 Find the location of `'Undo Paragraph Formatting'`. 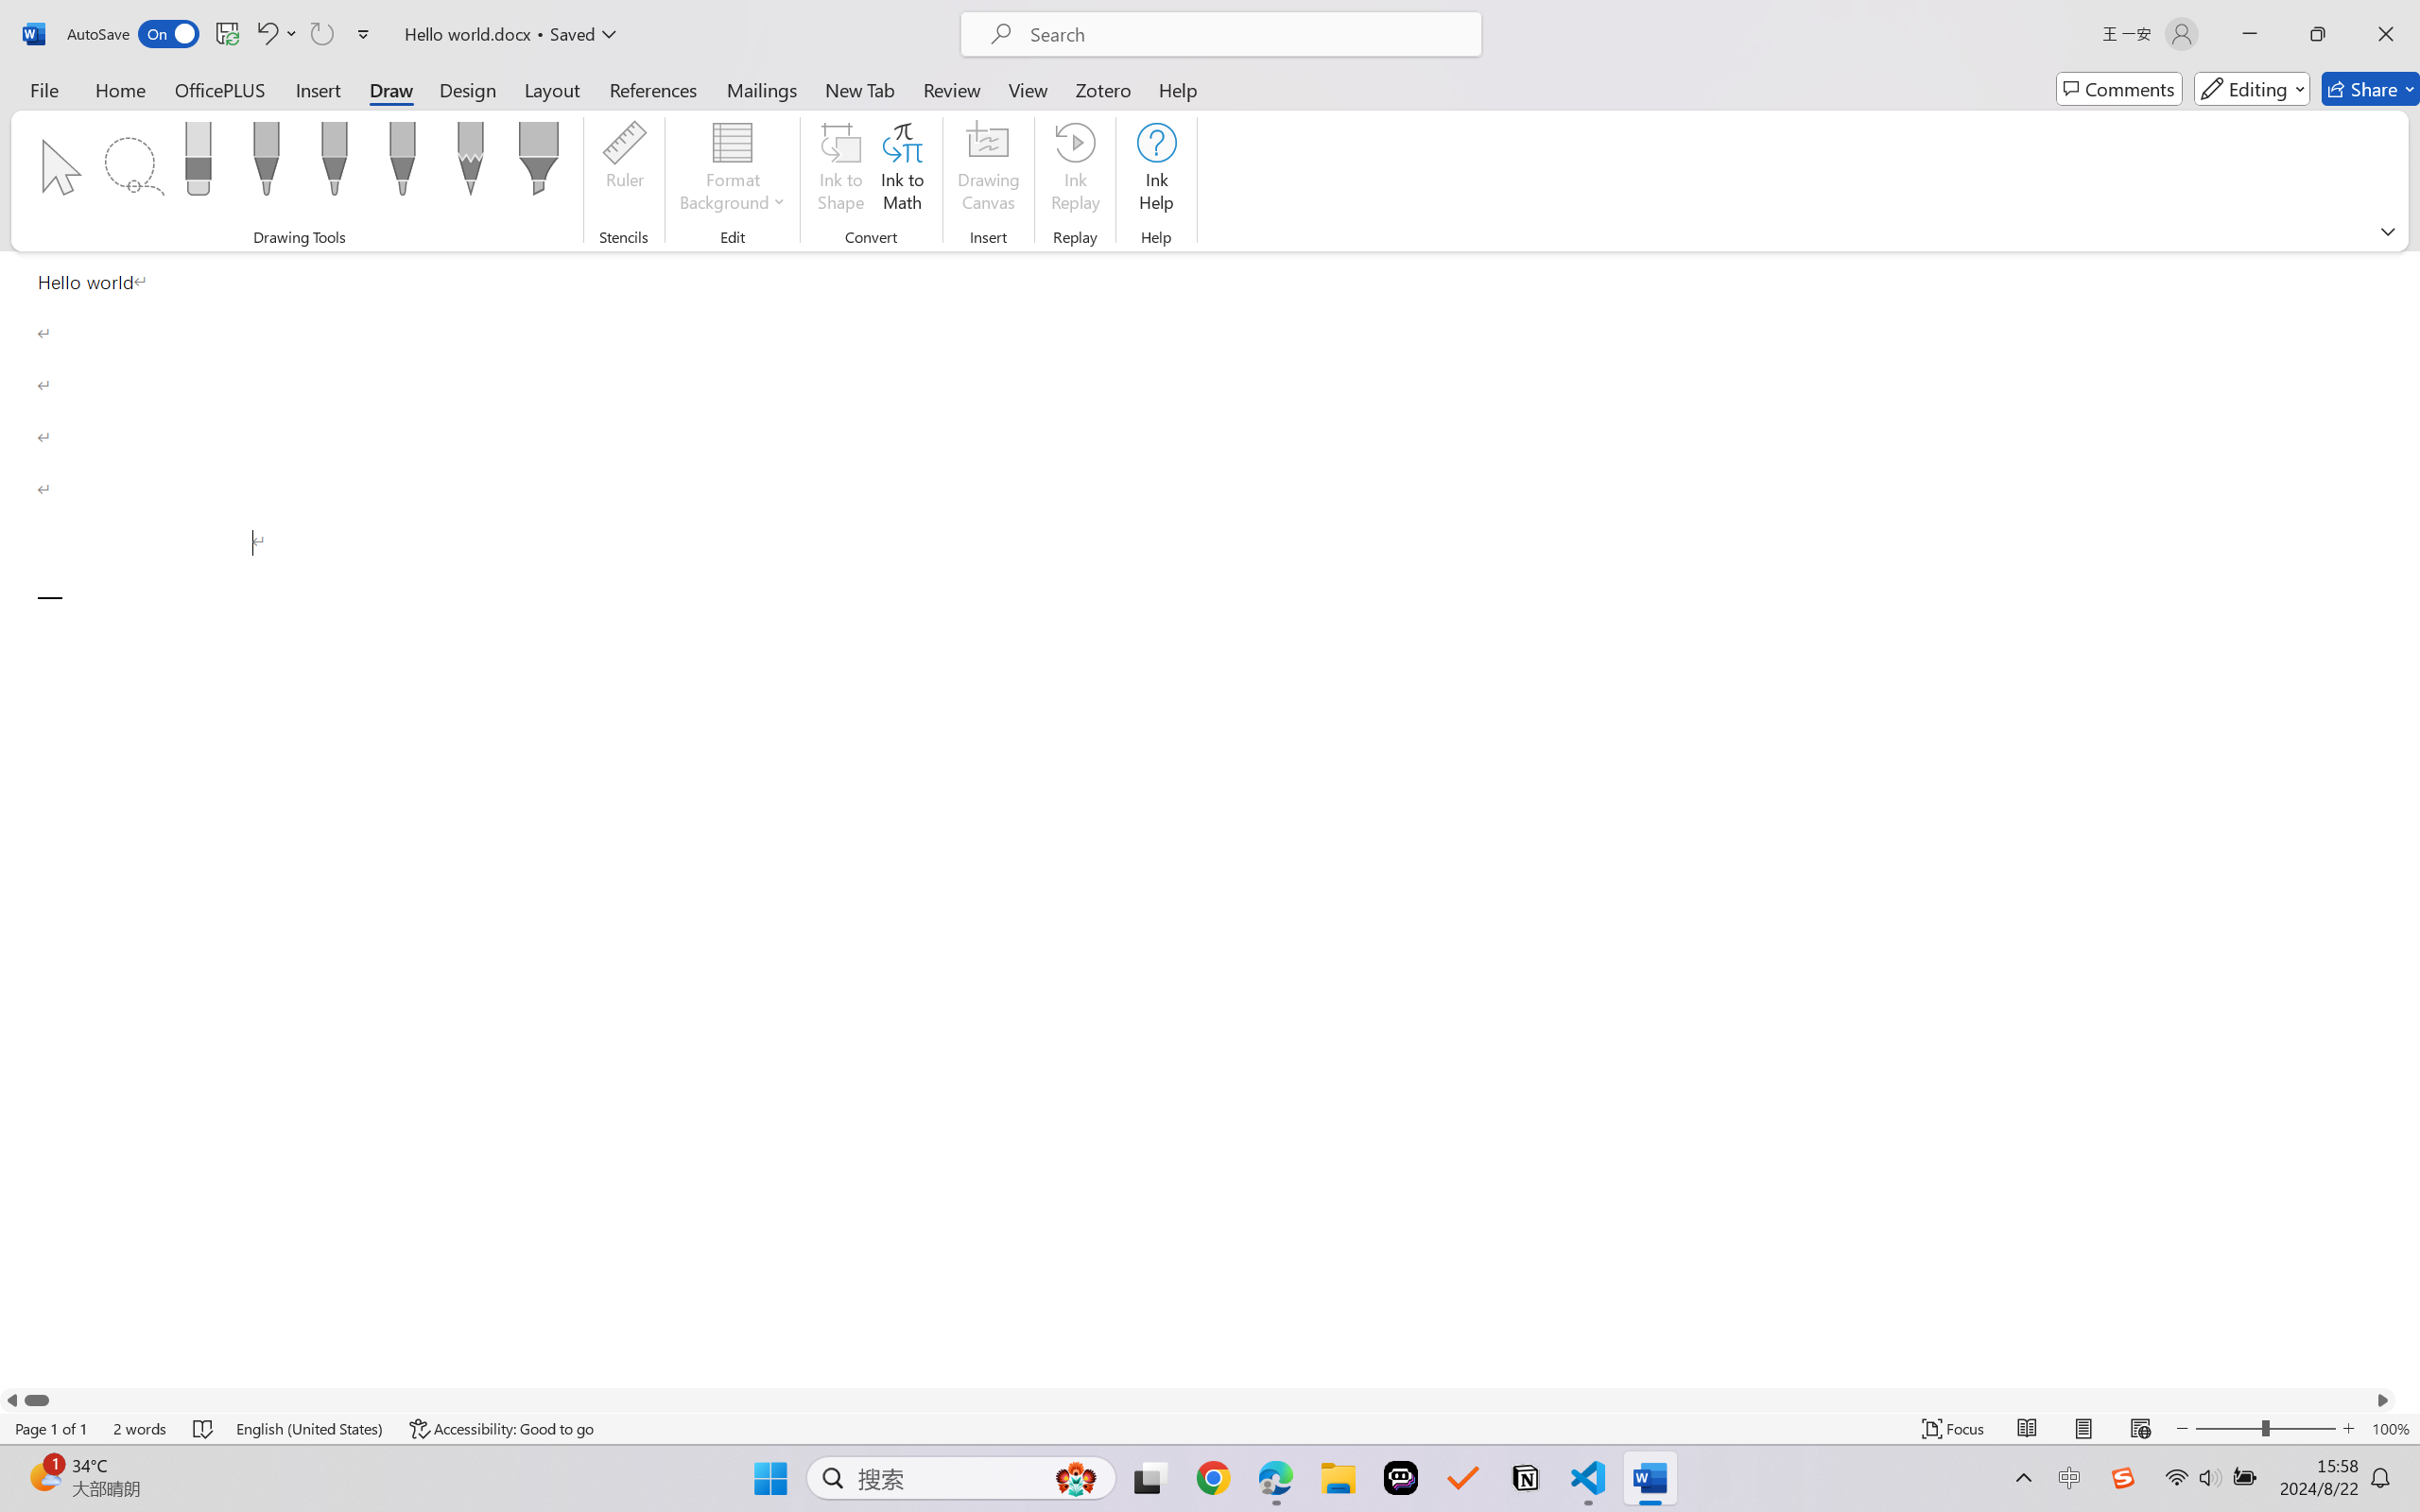

'Undo Paragraph Formatting' is located at coordinates (274, 33).